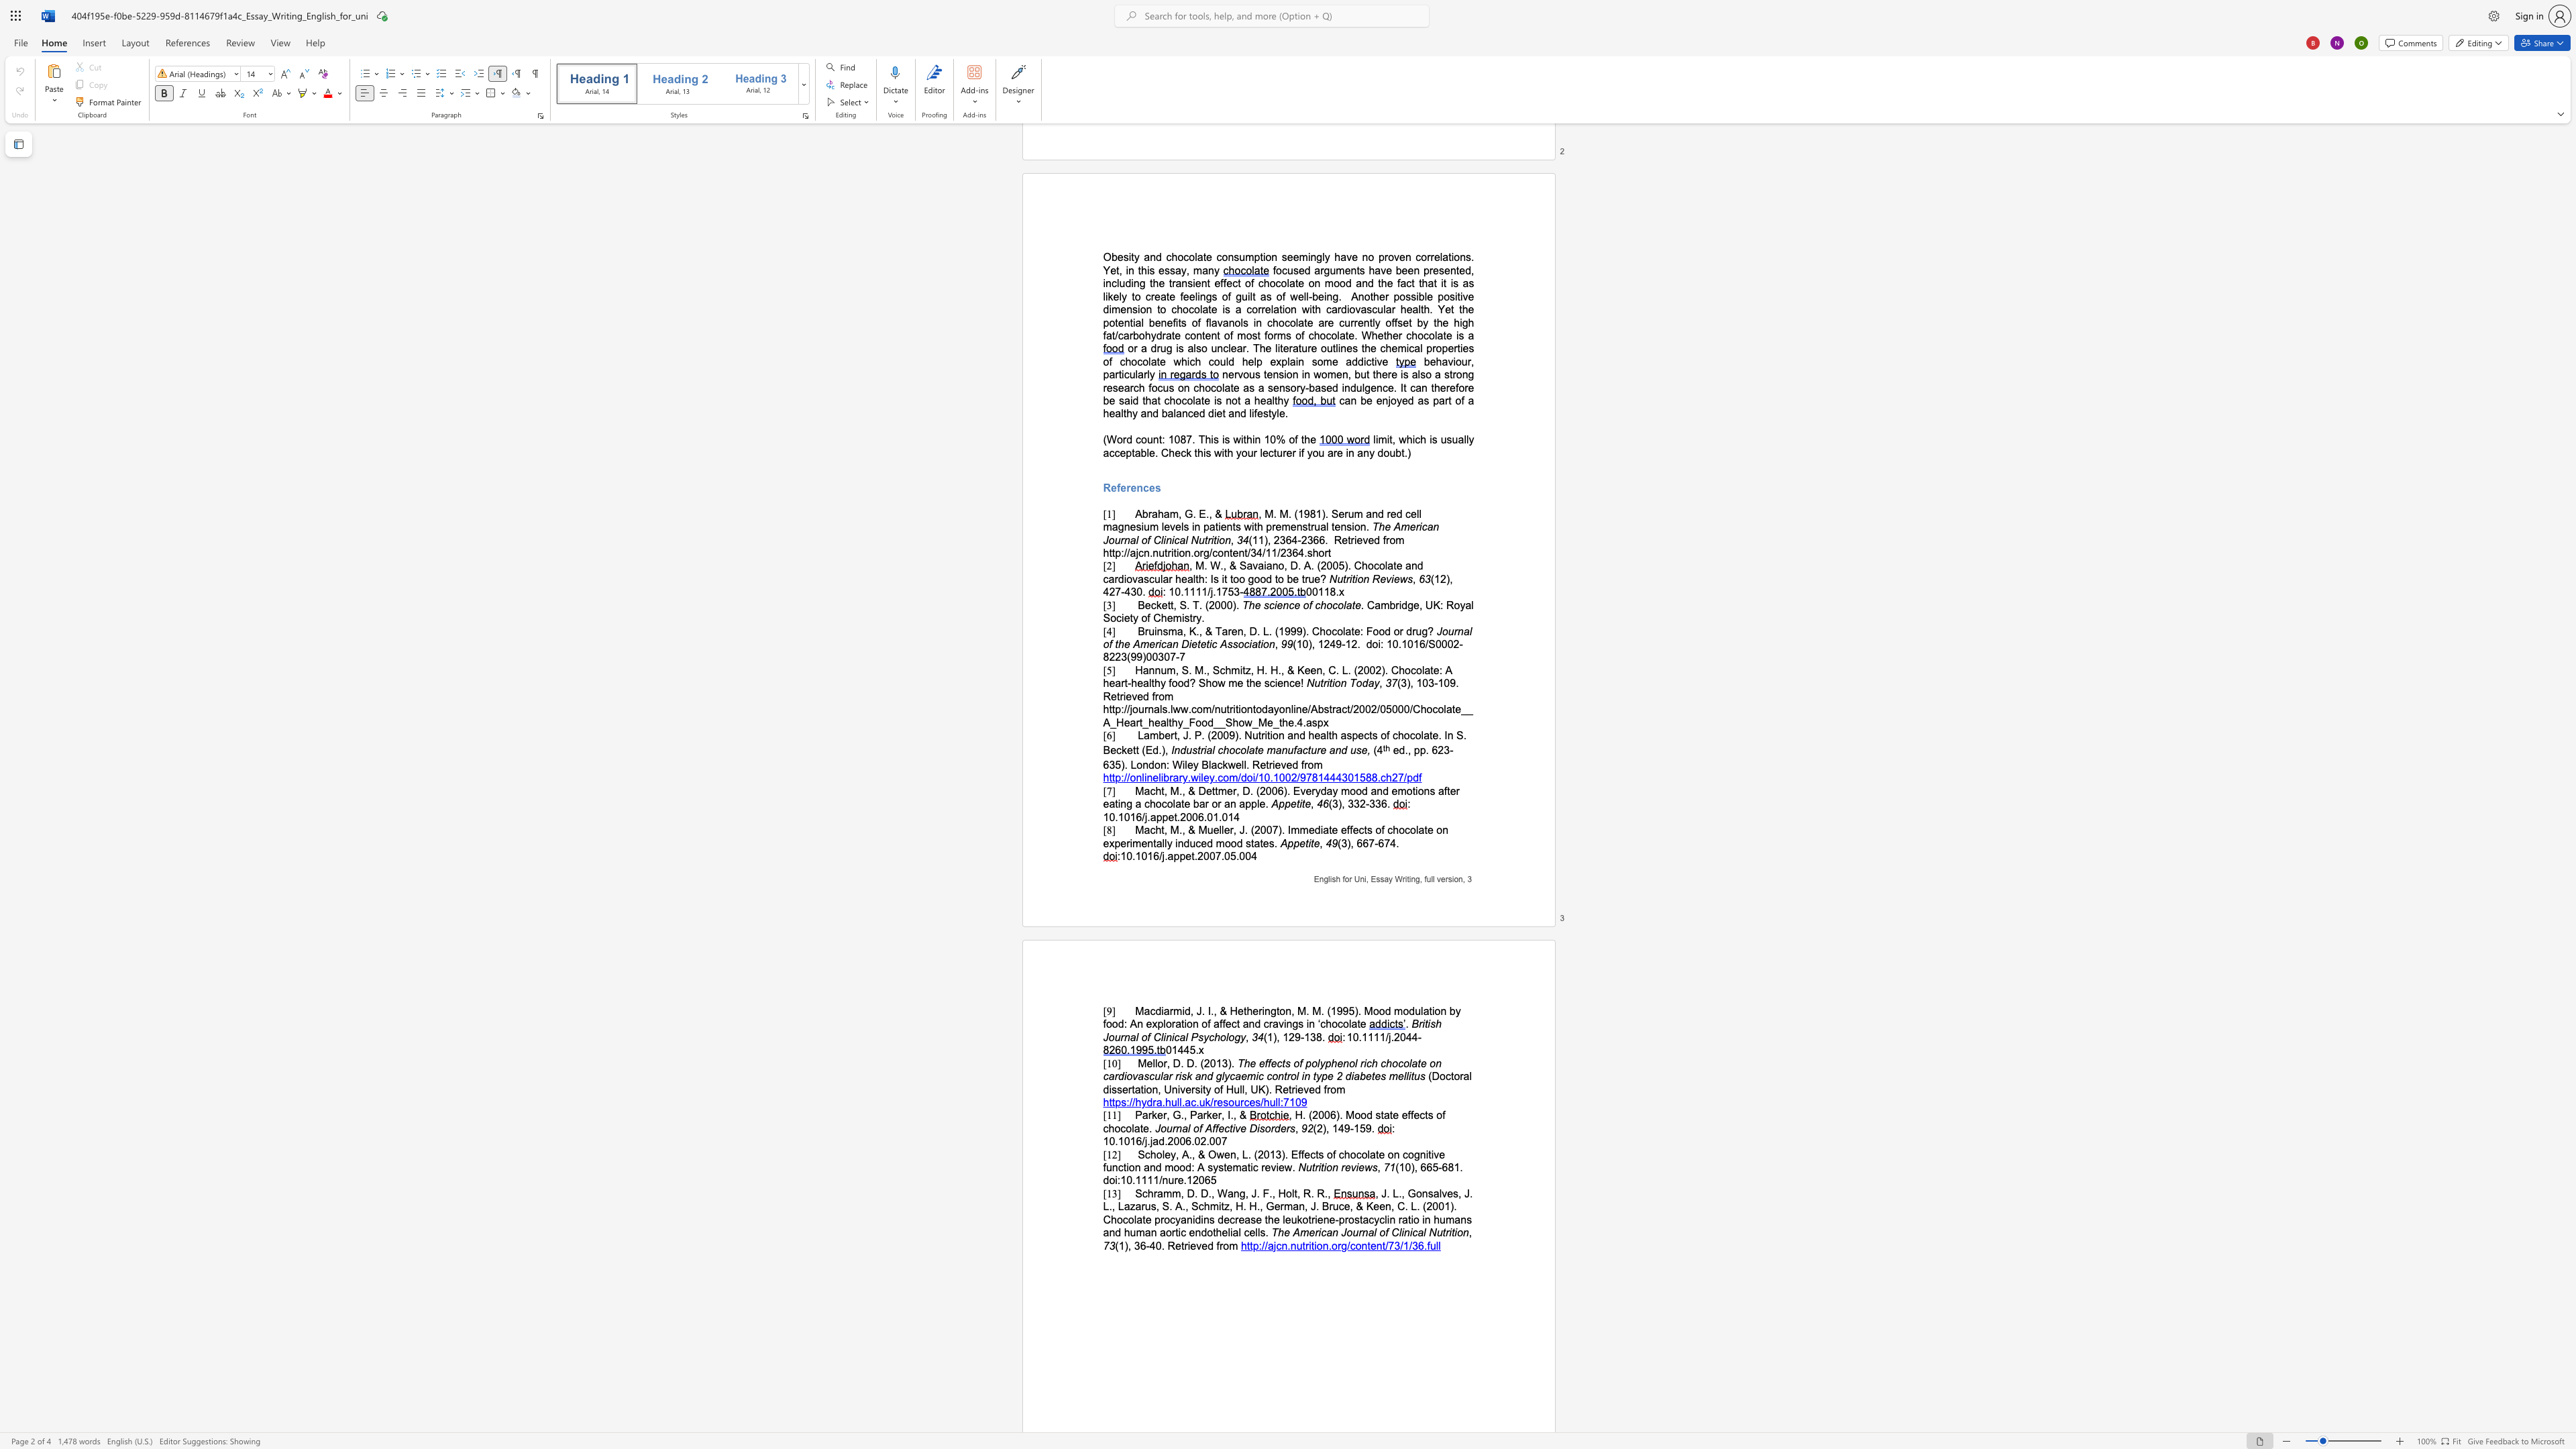 This screenshot has height=1449, width=2576. I want to click on the subset text "204" within the text ": 10.1111/j.2044-", so click(1393, 1036).